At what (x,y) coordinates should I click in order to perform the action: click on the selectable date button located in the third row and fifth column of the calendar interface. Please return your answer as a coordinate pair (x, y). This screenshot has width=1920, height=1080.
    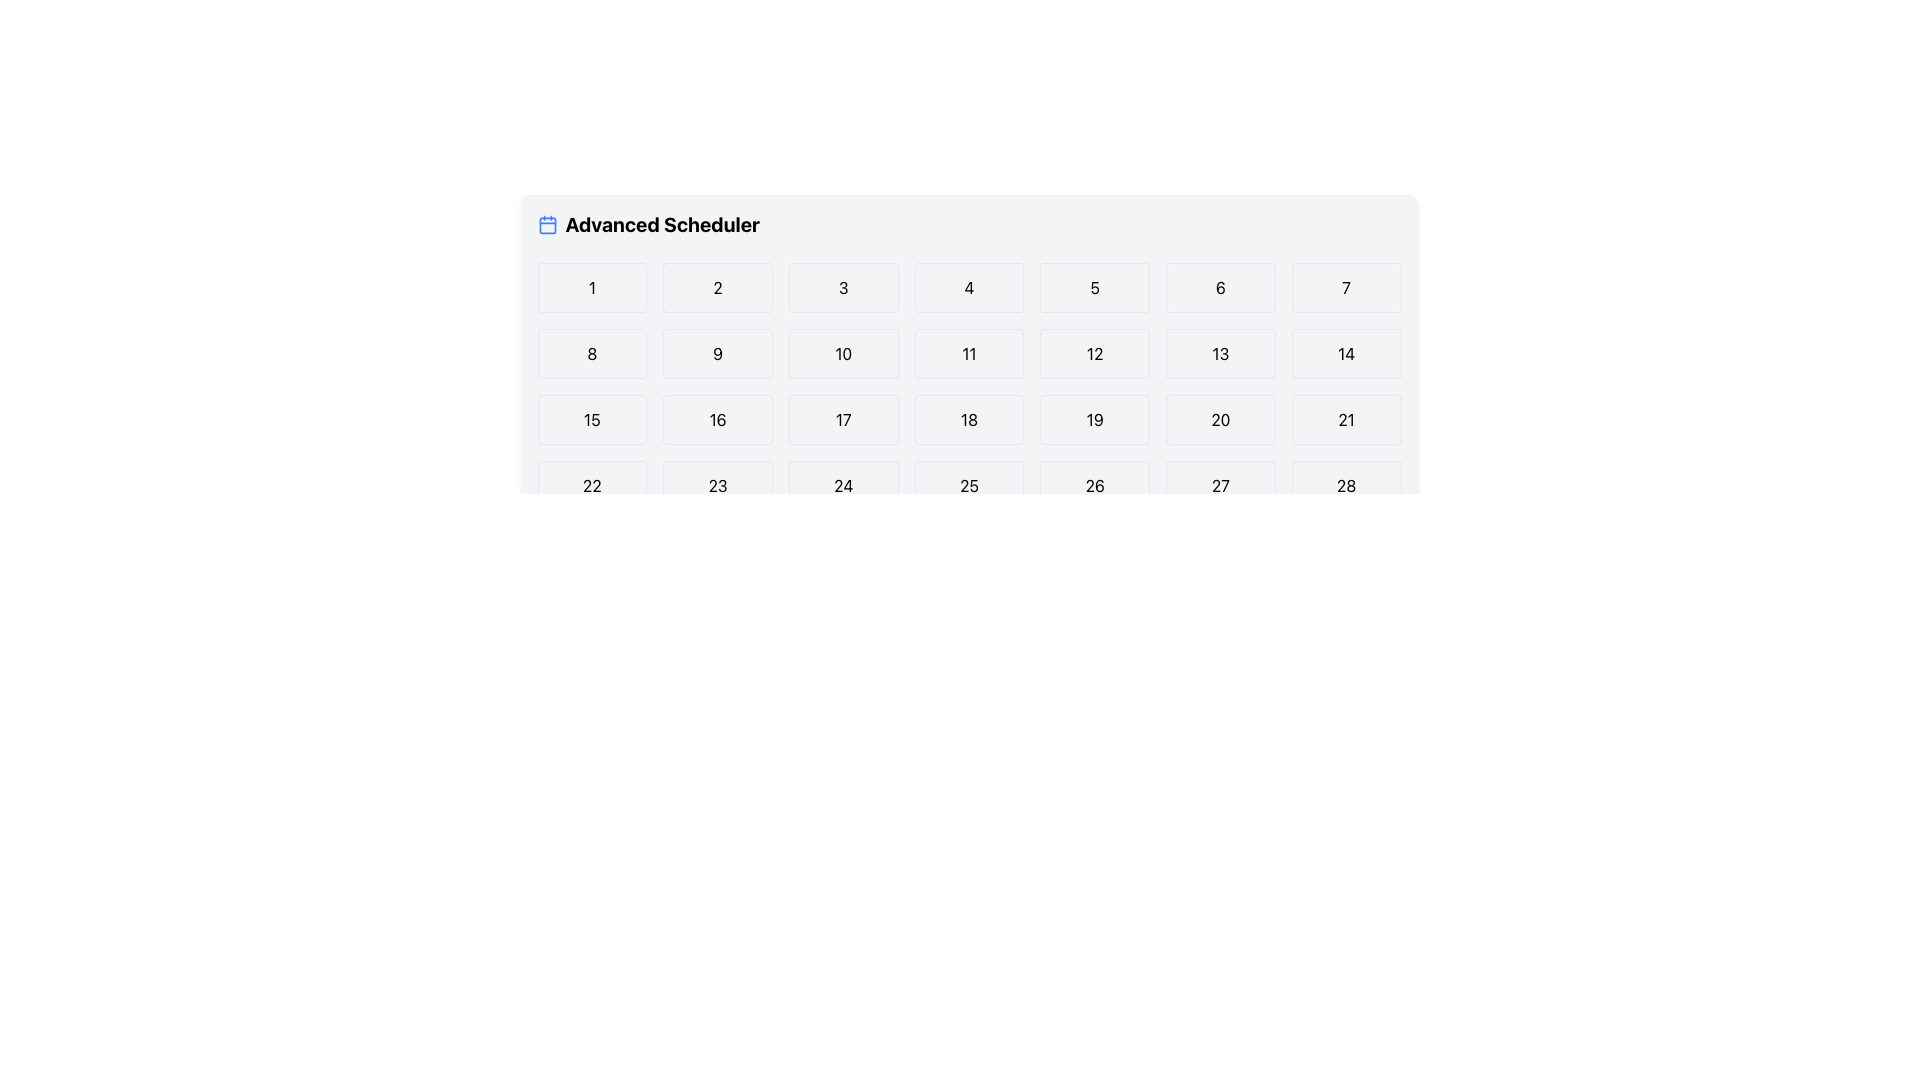
    Looking at the image, I should click on (1094, 419).